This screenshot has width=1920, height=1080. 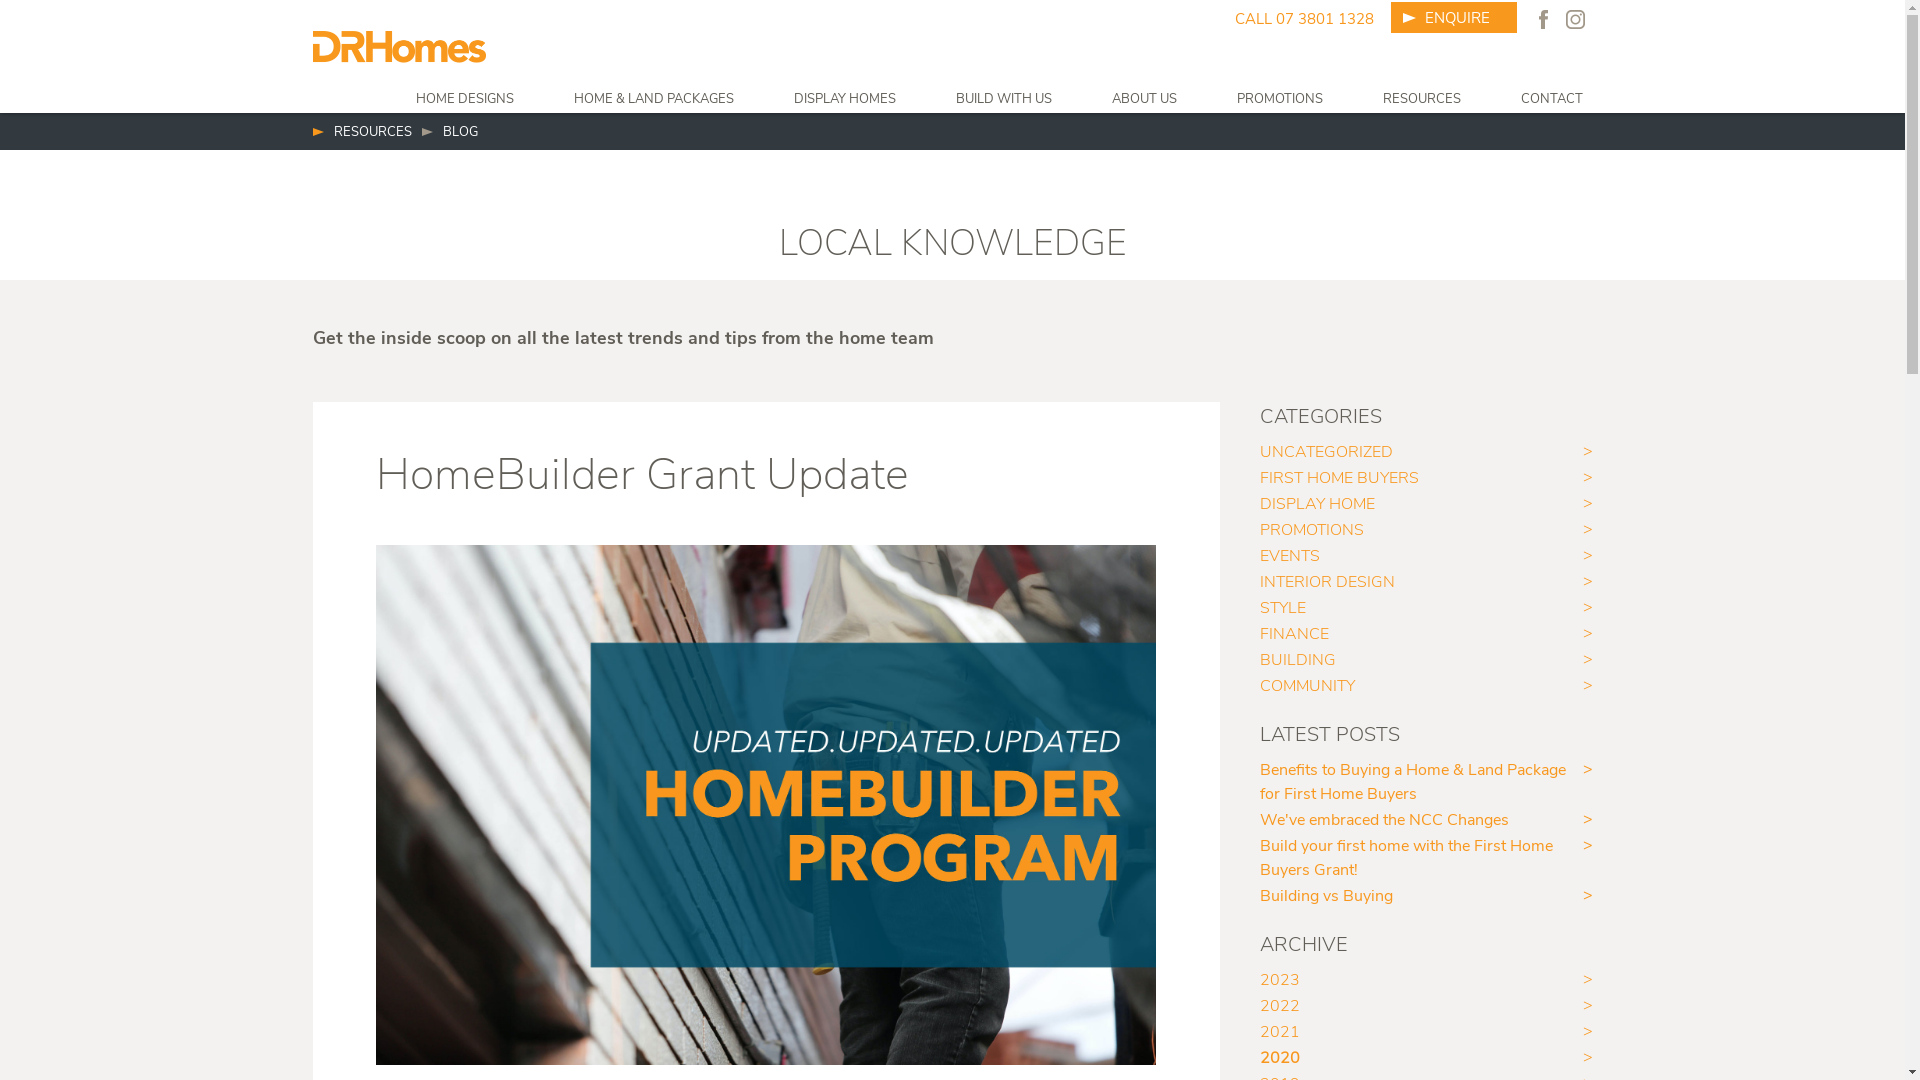 What do you see at coordinates (1424, 1006) in the screenshot?
I see `'2022'` at bounding box center [1424, 1006].